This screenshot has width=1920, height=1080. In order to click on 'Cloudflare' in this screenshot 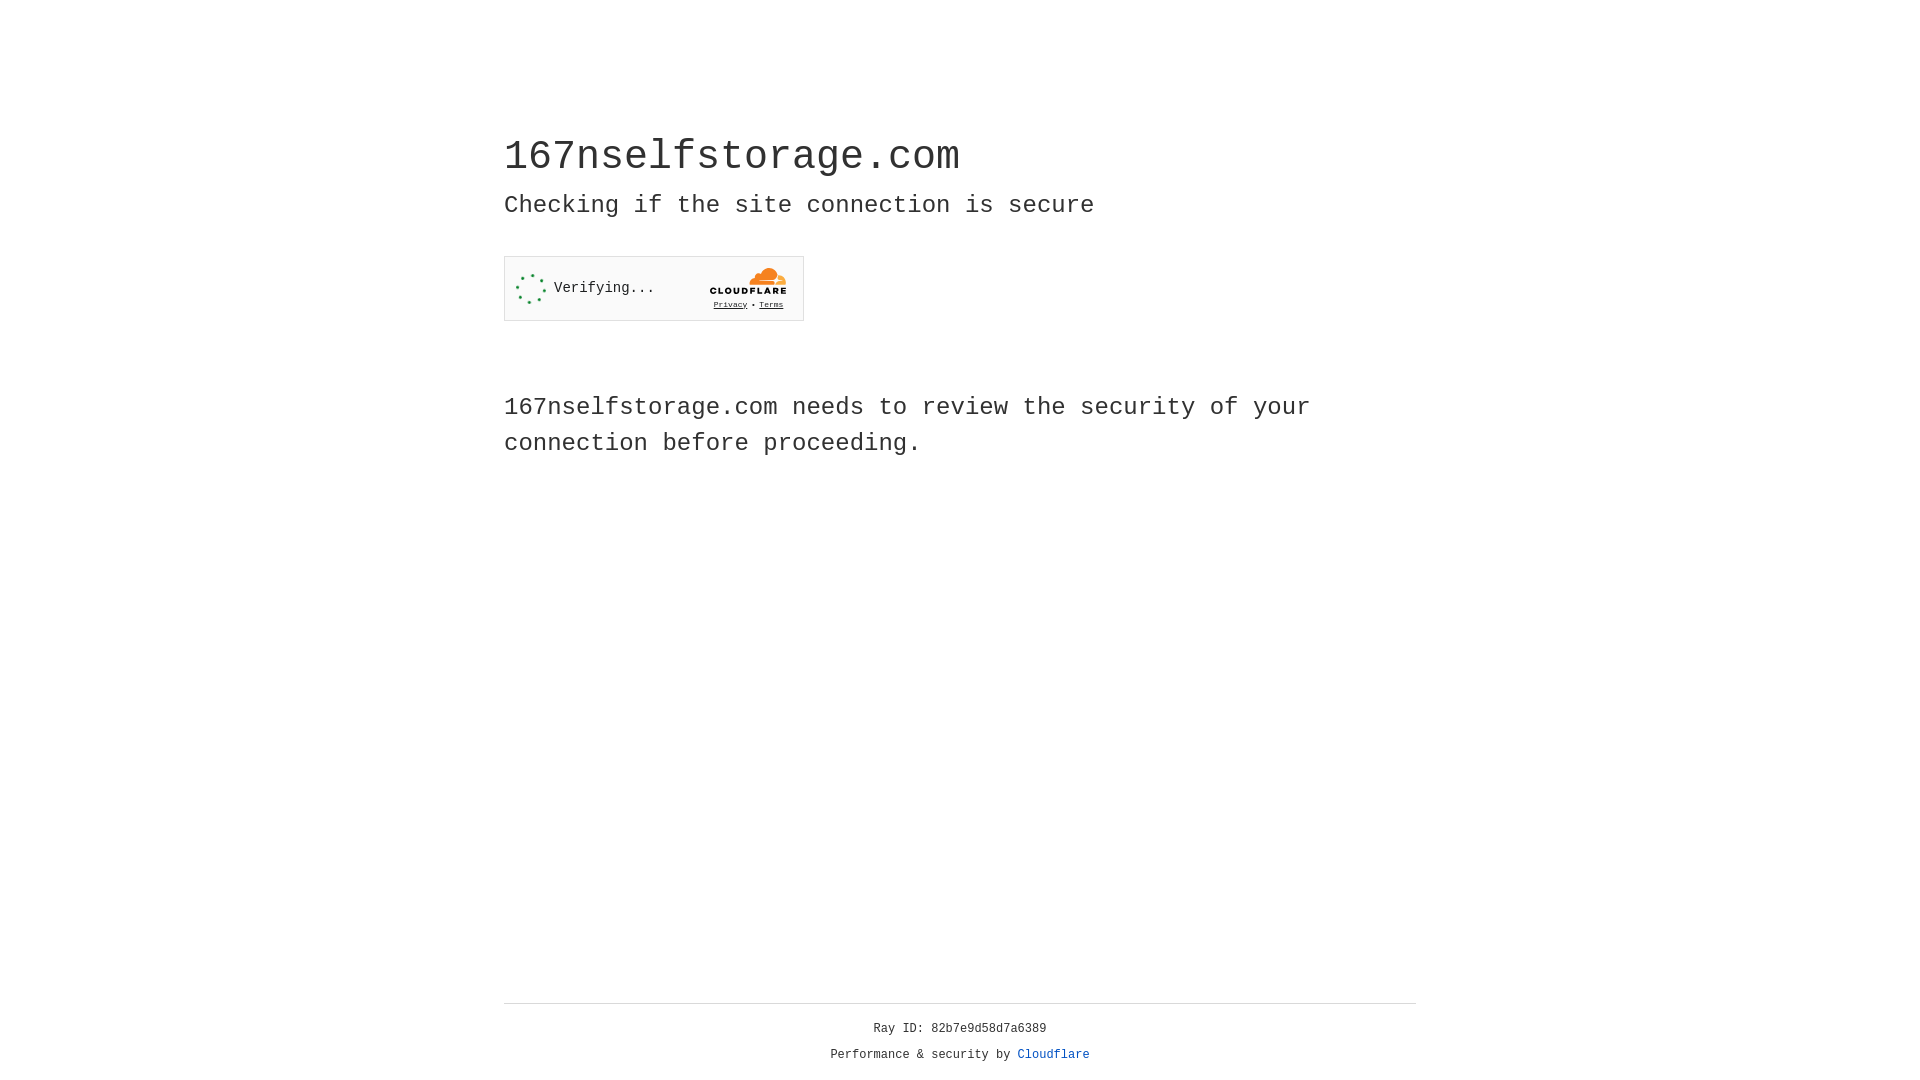, I will do `click(1053, 1054)`.